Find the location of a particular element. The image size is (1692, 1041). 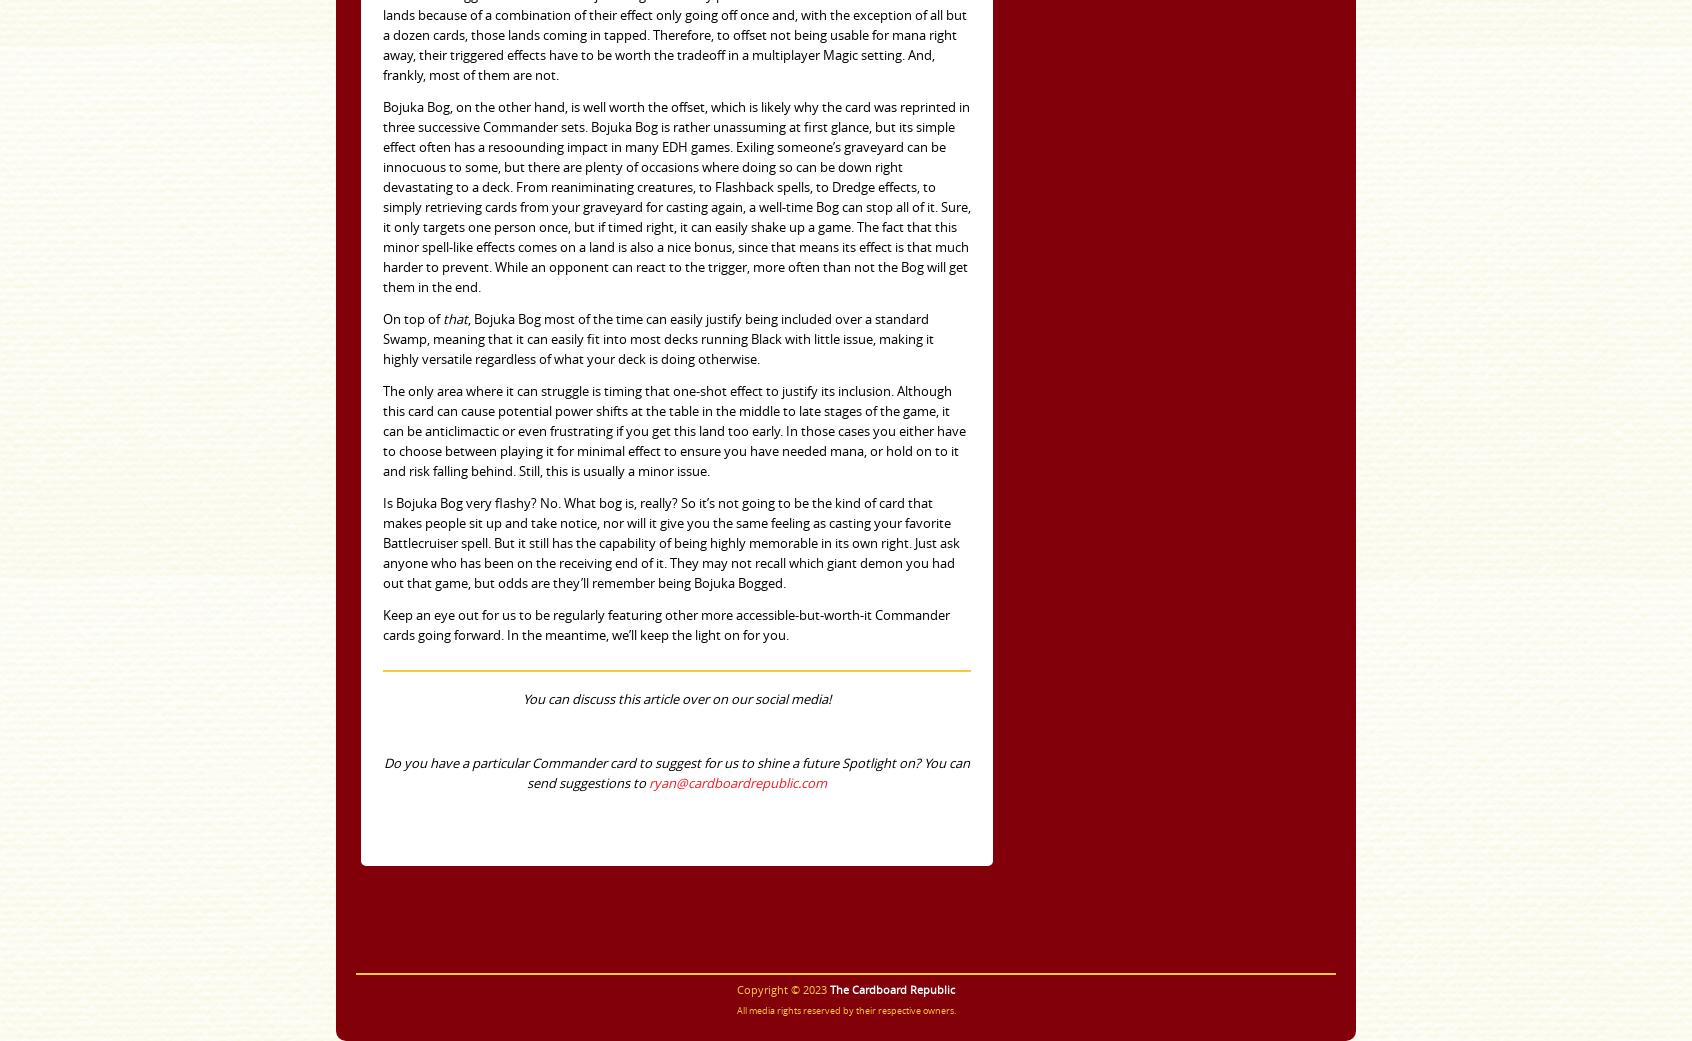

'Is Bojuka Bog very flashy? No. What bog is, really? So it’s not going to be the kind of card that makes people sit up and take notice, nor will it give you the same feeling as casting your favorite Battlecruiser spell. But it still has the capability of being highly memorable in its own right. Just ask anyone who has been on the receiving end of it. They may not recall which giant demon you had out that game, but odds are they’ll remember being Bojuka Bogged.' is located at coordinates (671, 543).